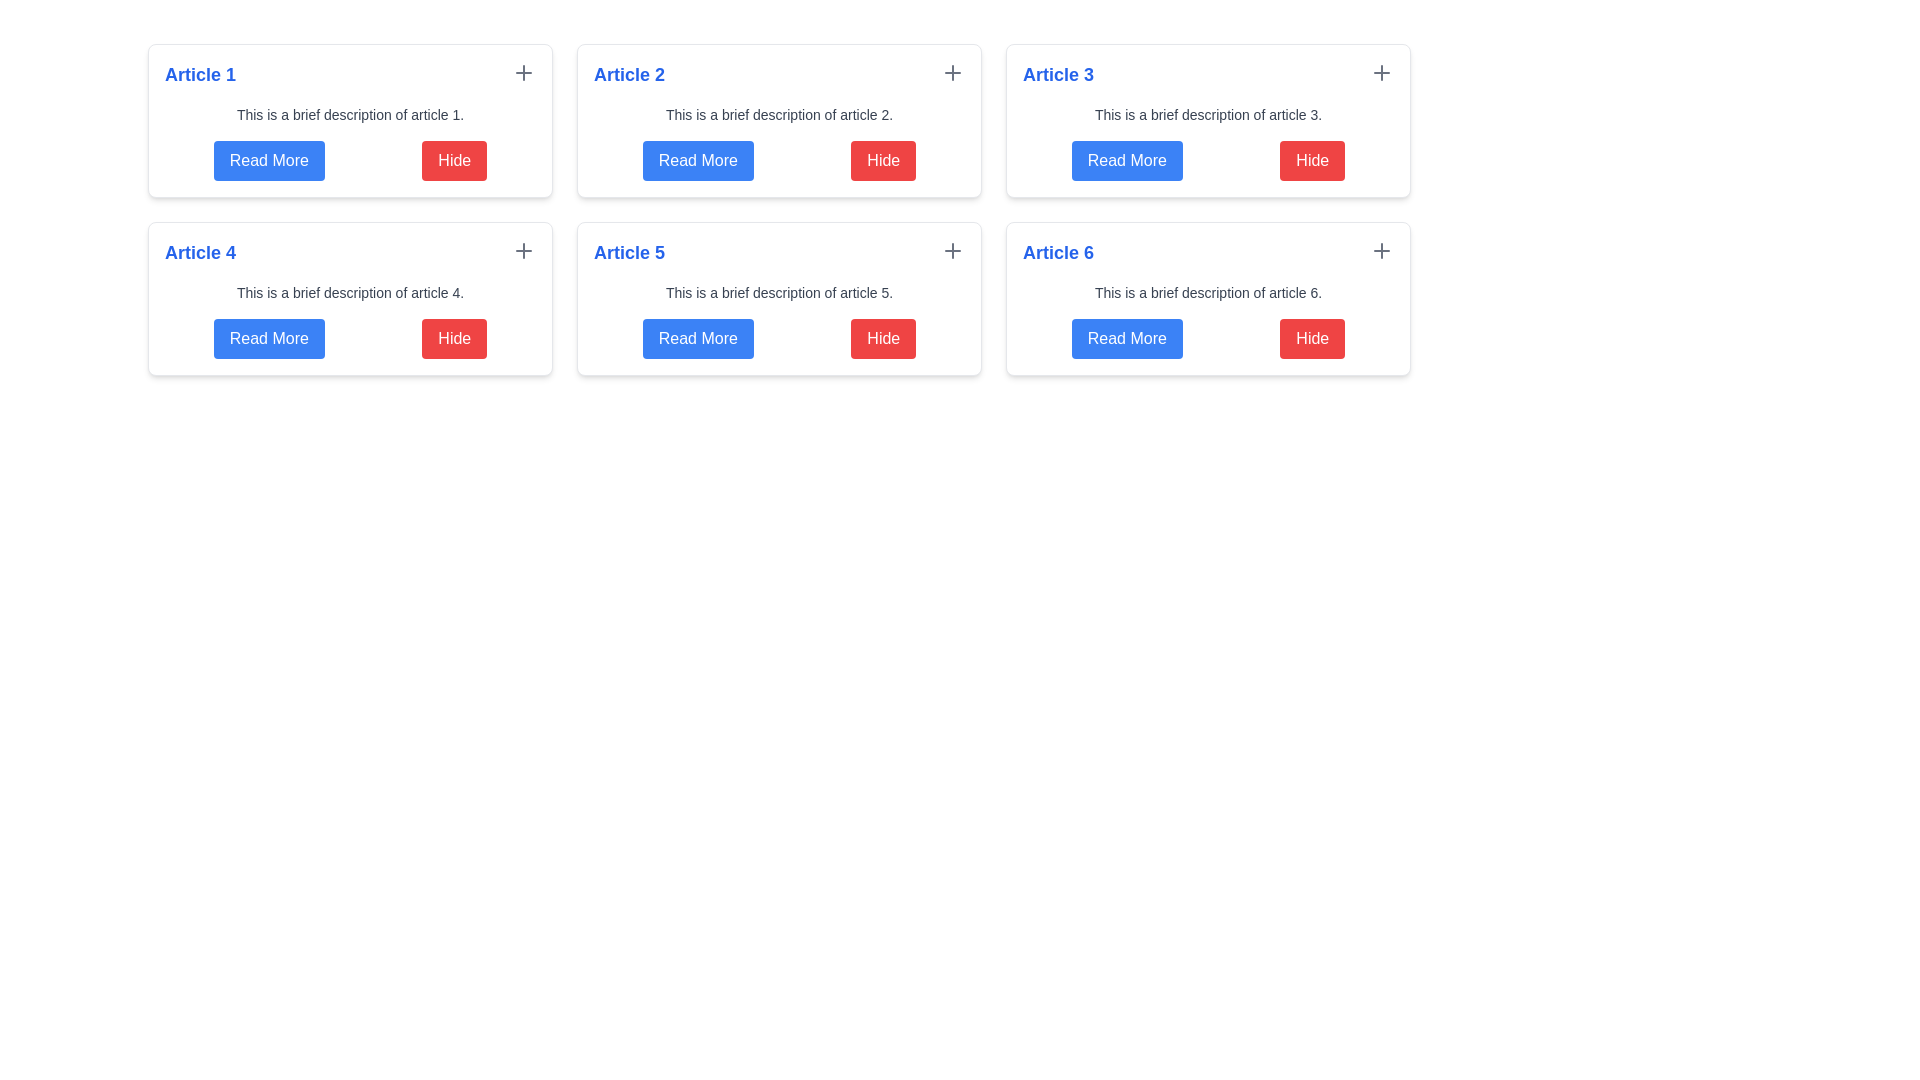 This screenshot has width=1920, height=1080. Describe the element at coordinates (1381, 249) in the screenshot. I see `the interactive button in the top-right corner of the 'Article 6' section` at that location.